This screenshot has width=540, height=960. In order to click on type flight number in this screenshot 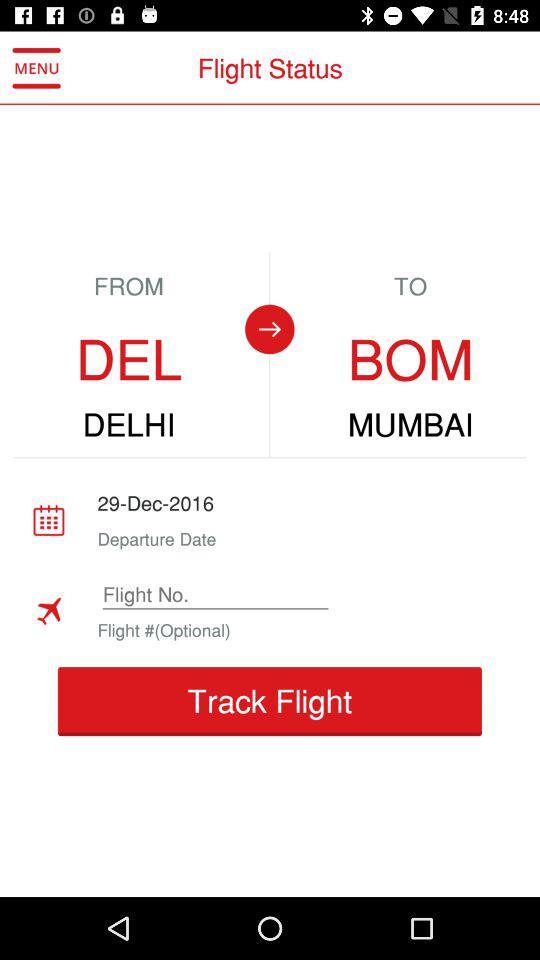, I will do `click(214, 594)`.